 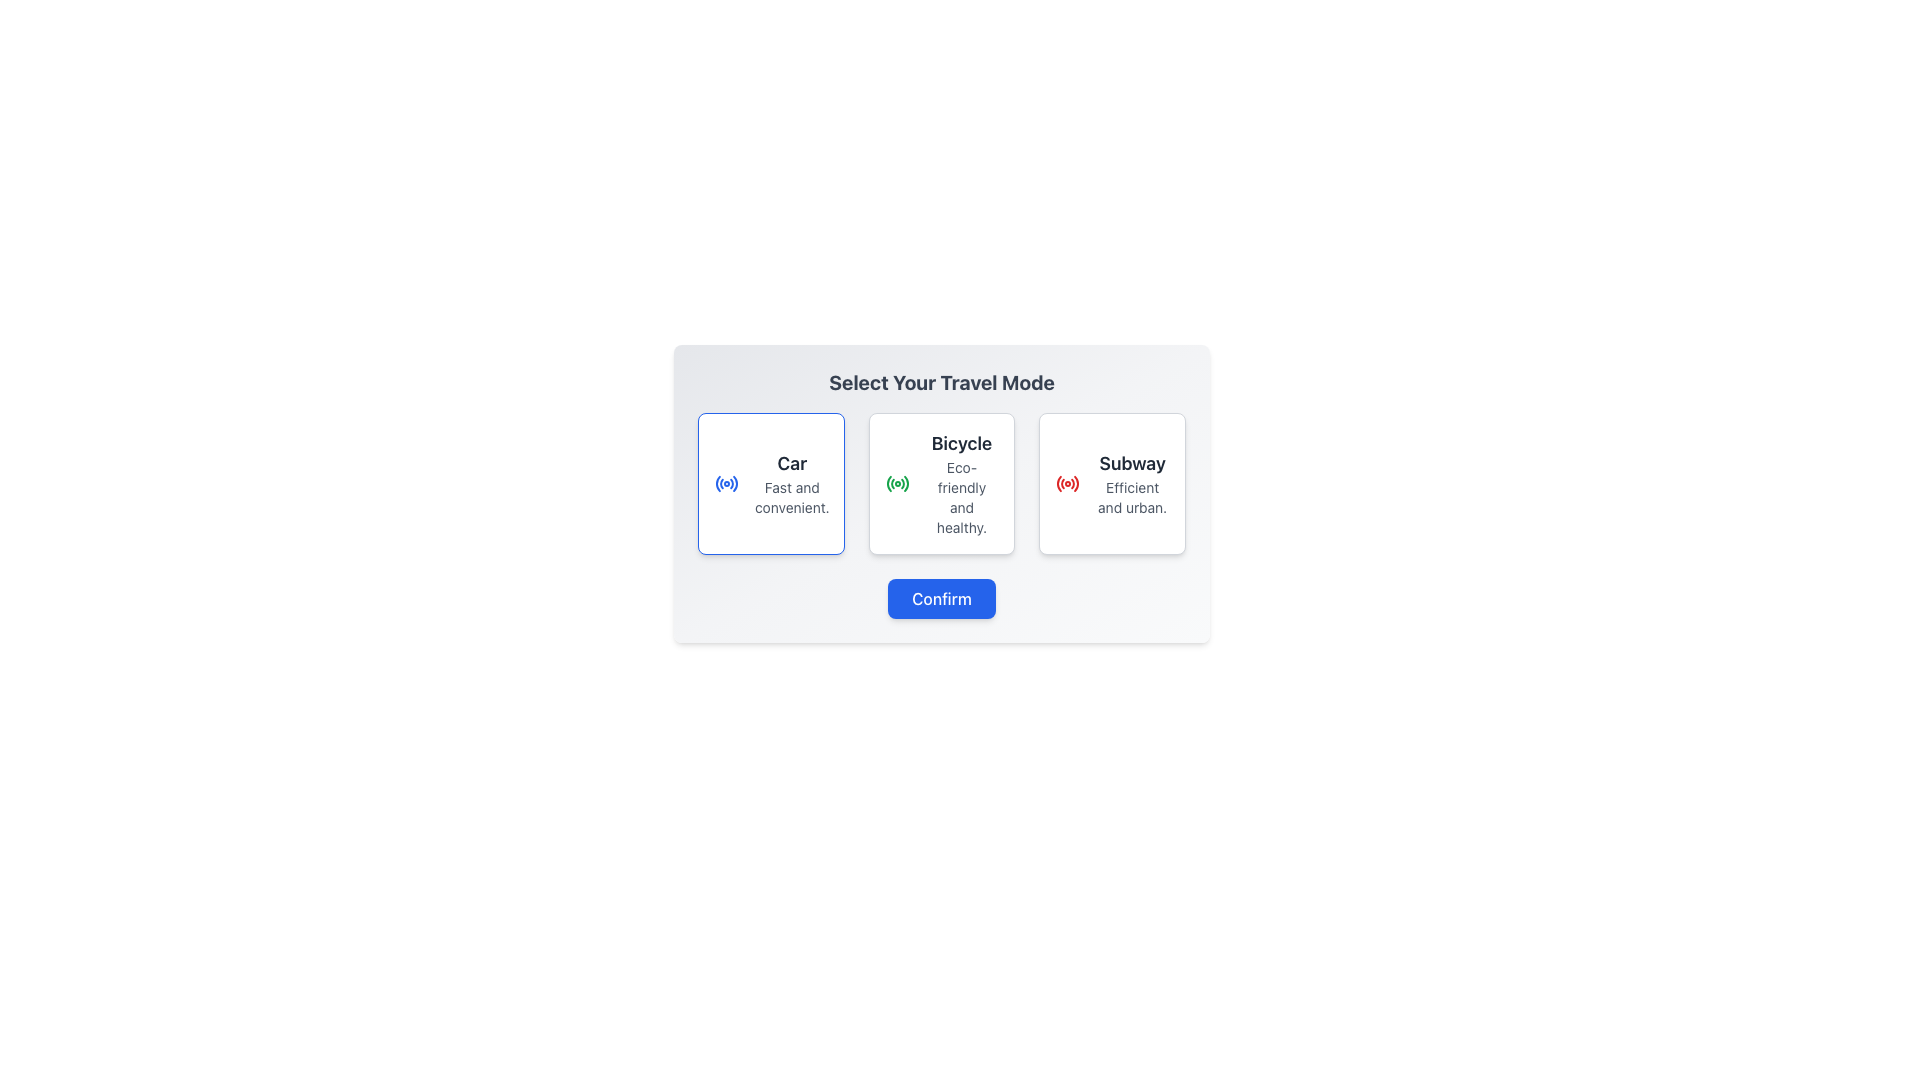 What do you see at coordinates (734, 483) in the screenshot?
I see `the fifth curved red line of the circular radio icon, which is positioned to the right in the icon's graphical representation within the leftmost white card labeled 'Car'` at bounding box center [734, 483].